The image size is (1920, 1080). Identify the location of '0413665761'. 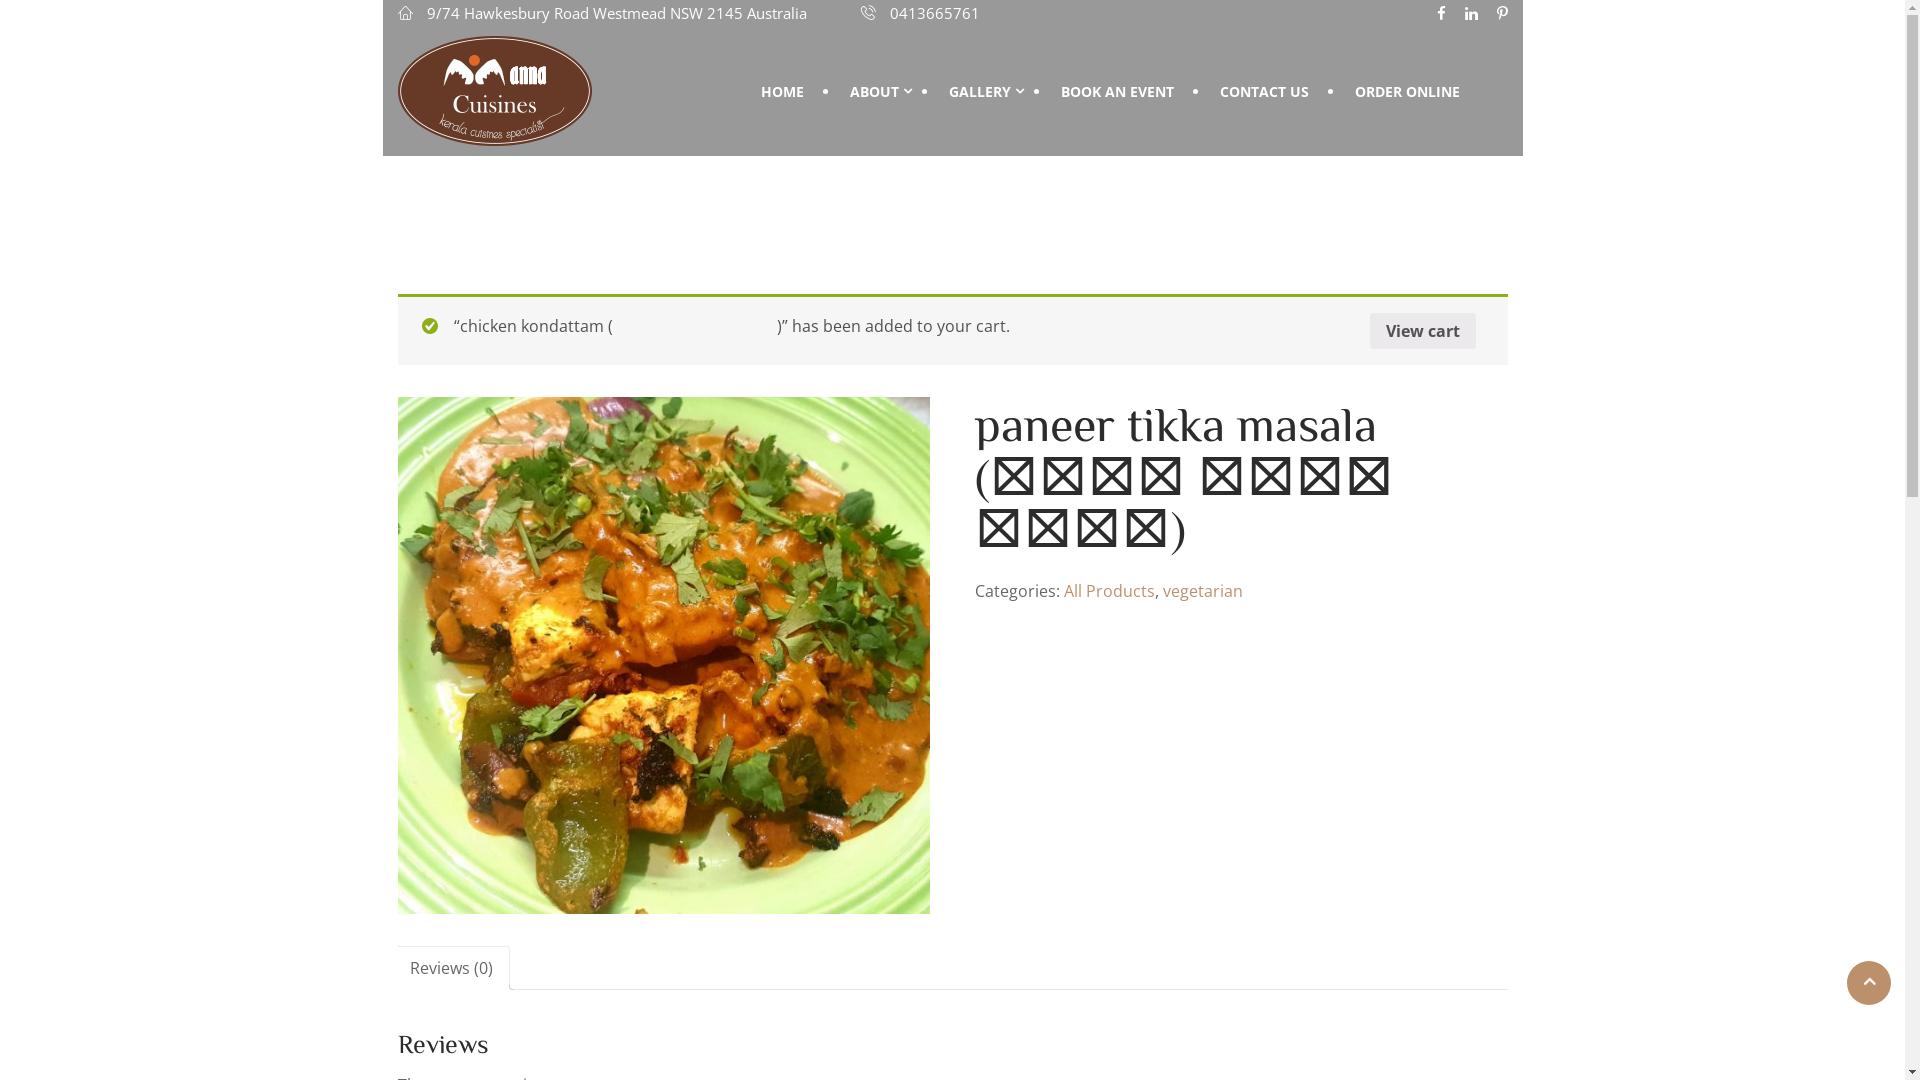
(918, 12).